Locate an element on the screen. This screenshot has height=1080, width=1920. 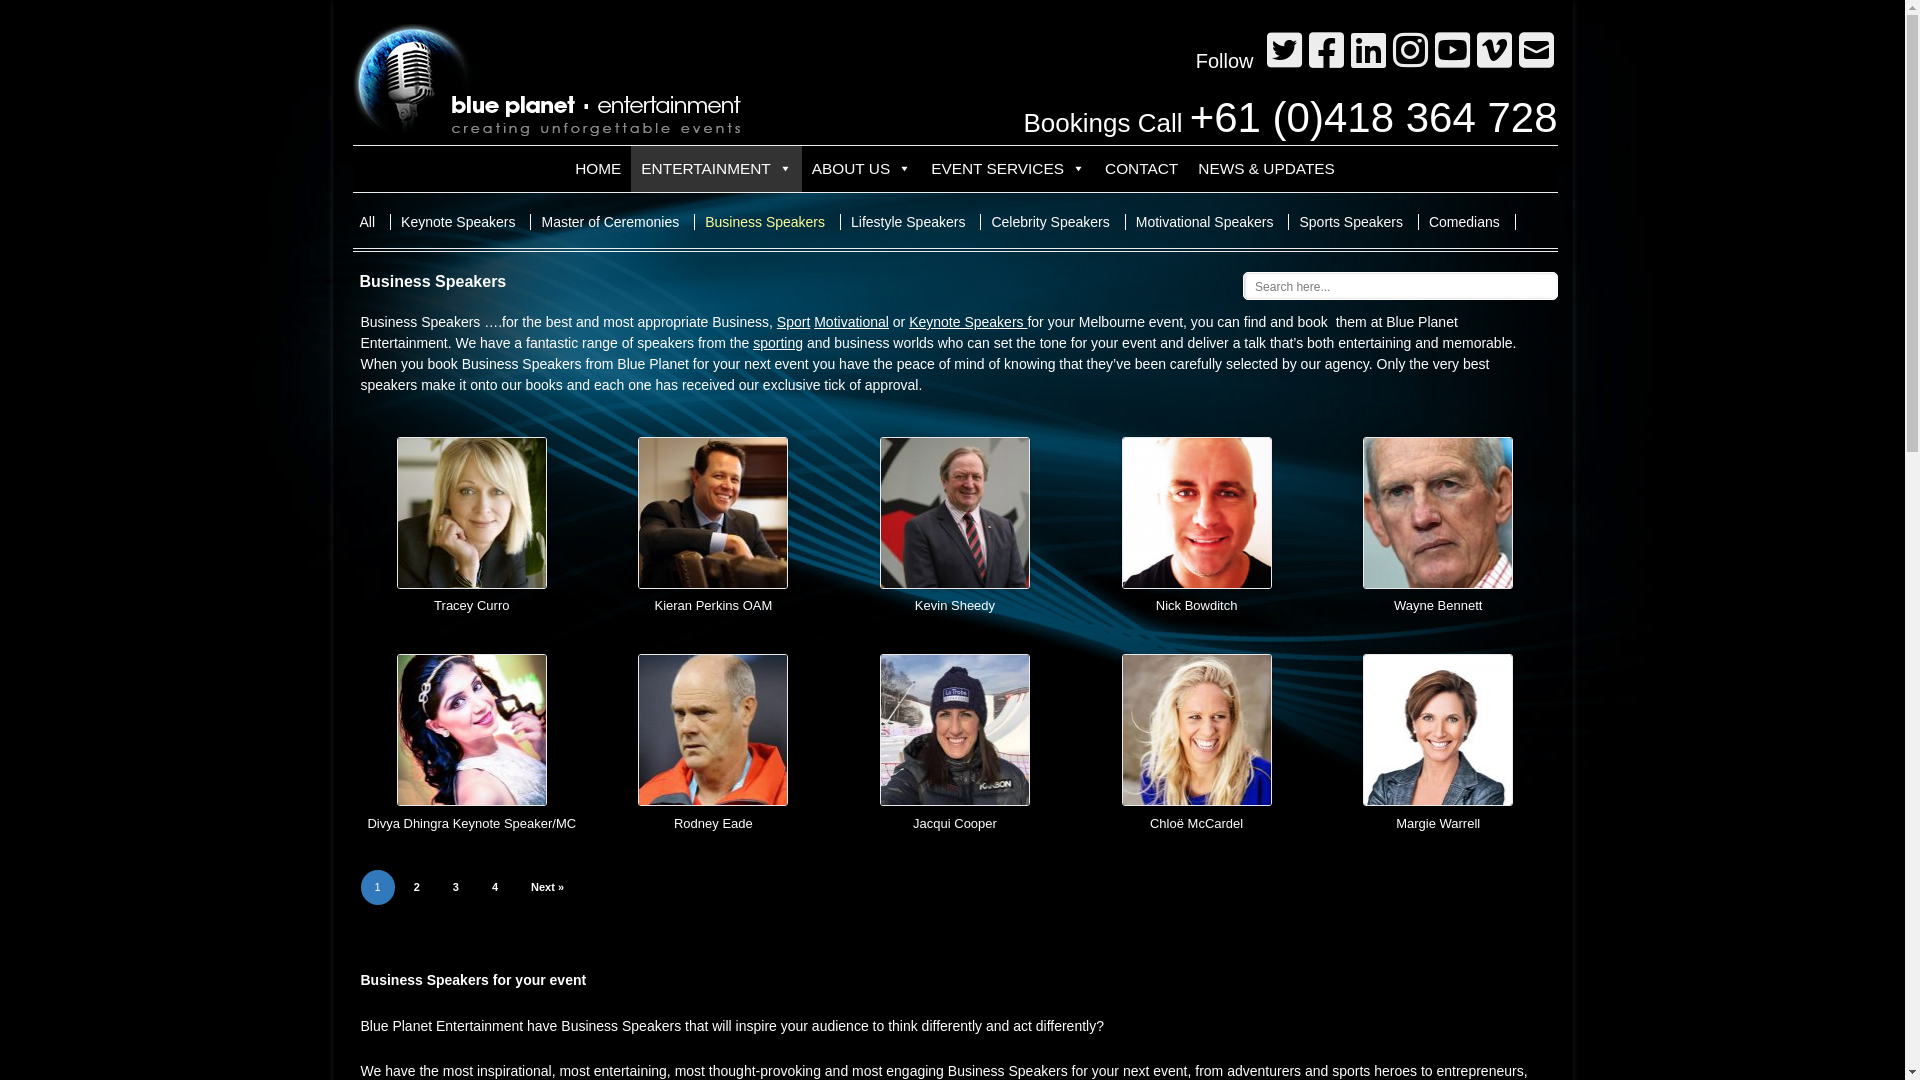
'Tracey Curro' is located at coordinates (470, 523).